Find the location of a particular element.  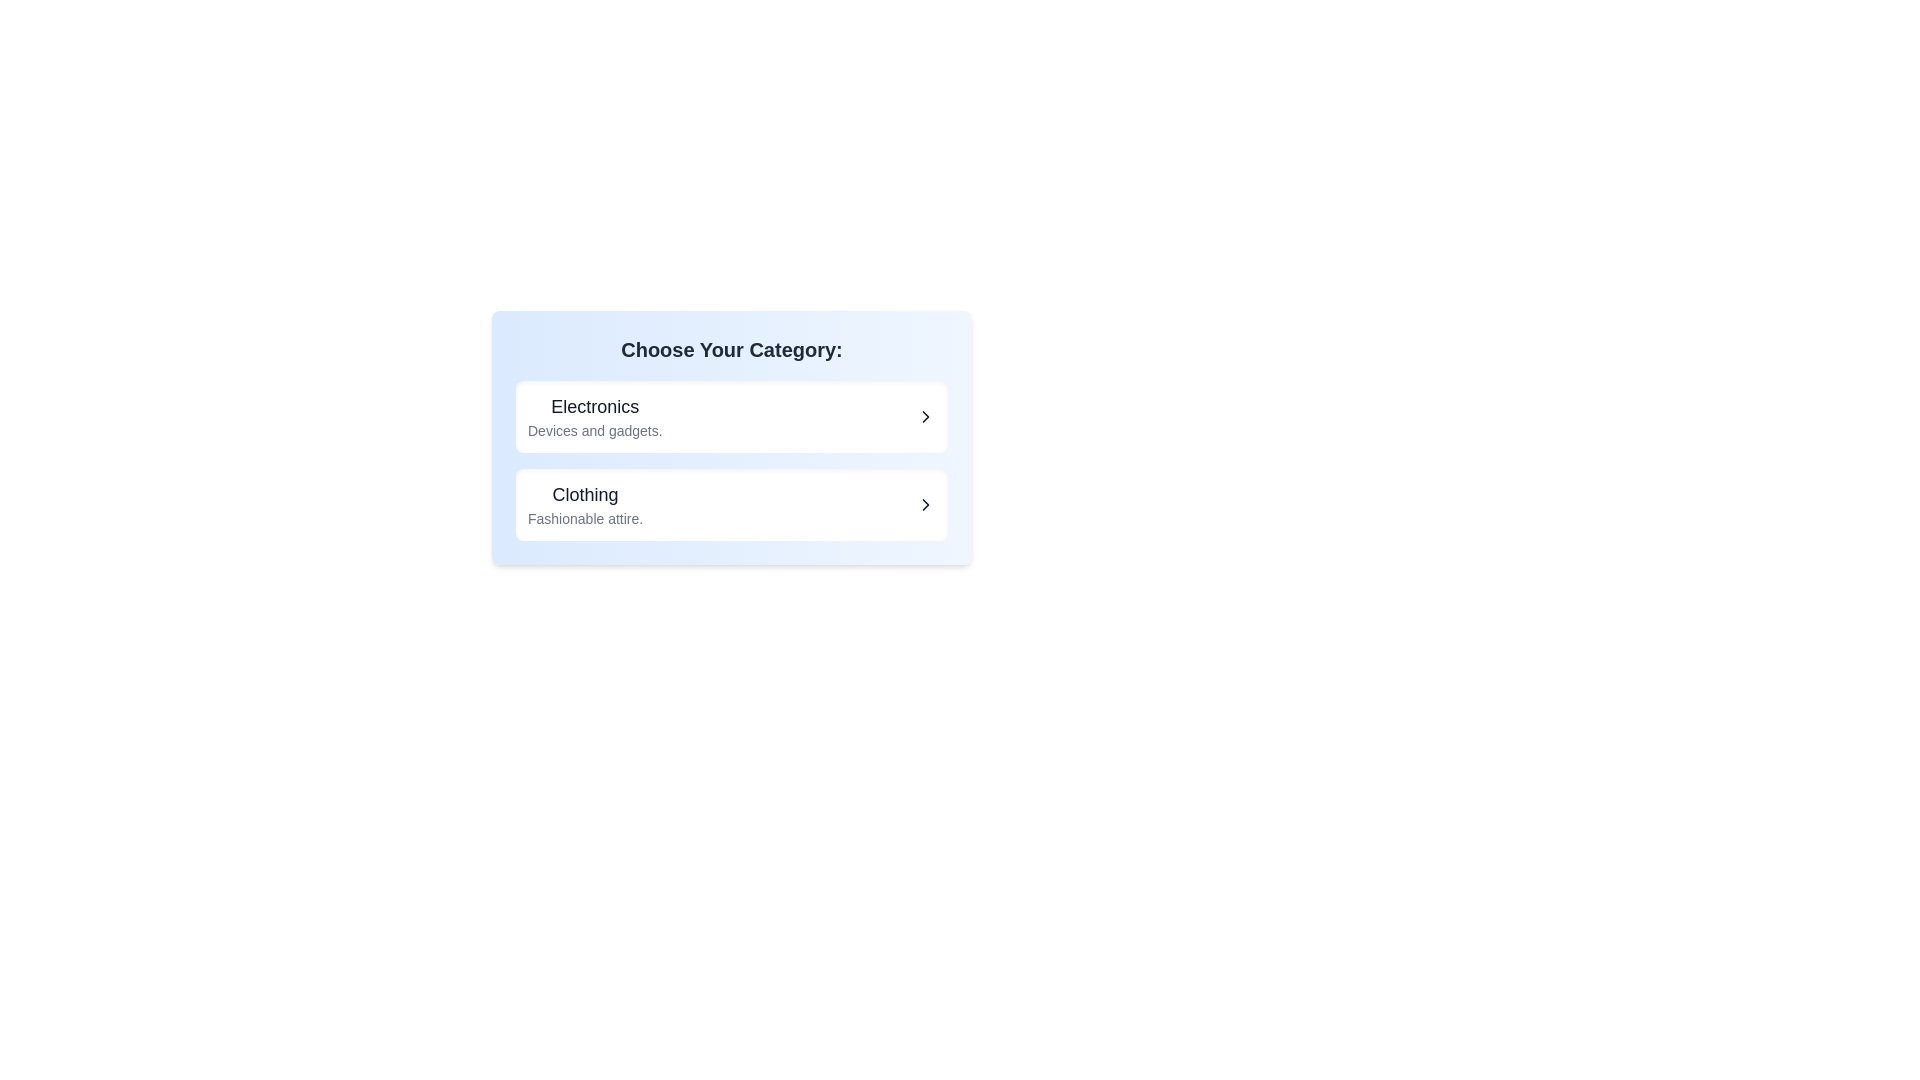

the rightward-pointing chevron icon located to the right of the 'Electronics' text block is located at coordinates (925, 415).